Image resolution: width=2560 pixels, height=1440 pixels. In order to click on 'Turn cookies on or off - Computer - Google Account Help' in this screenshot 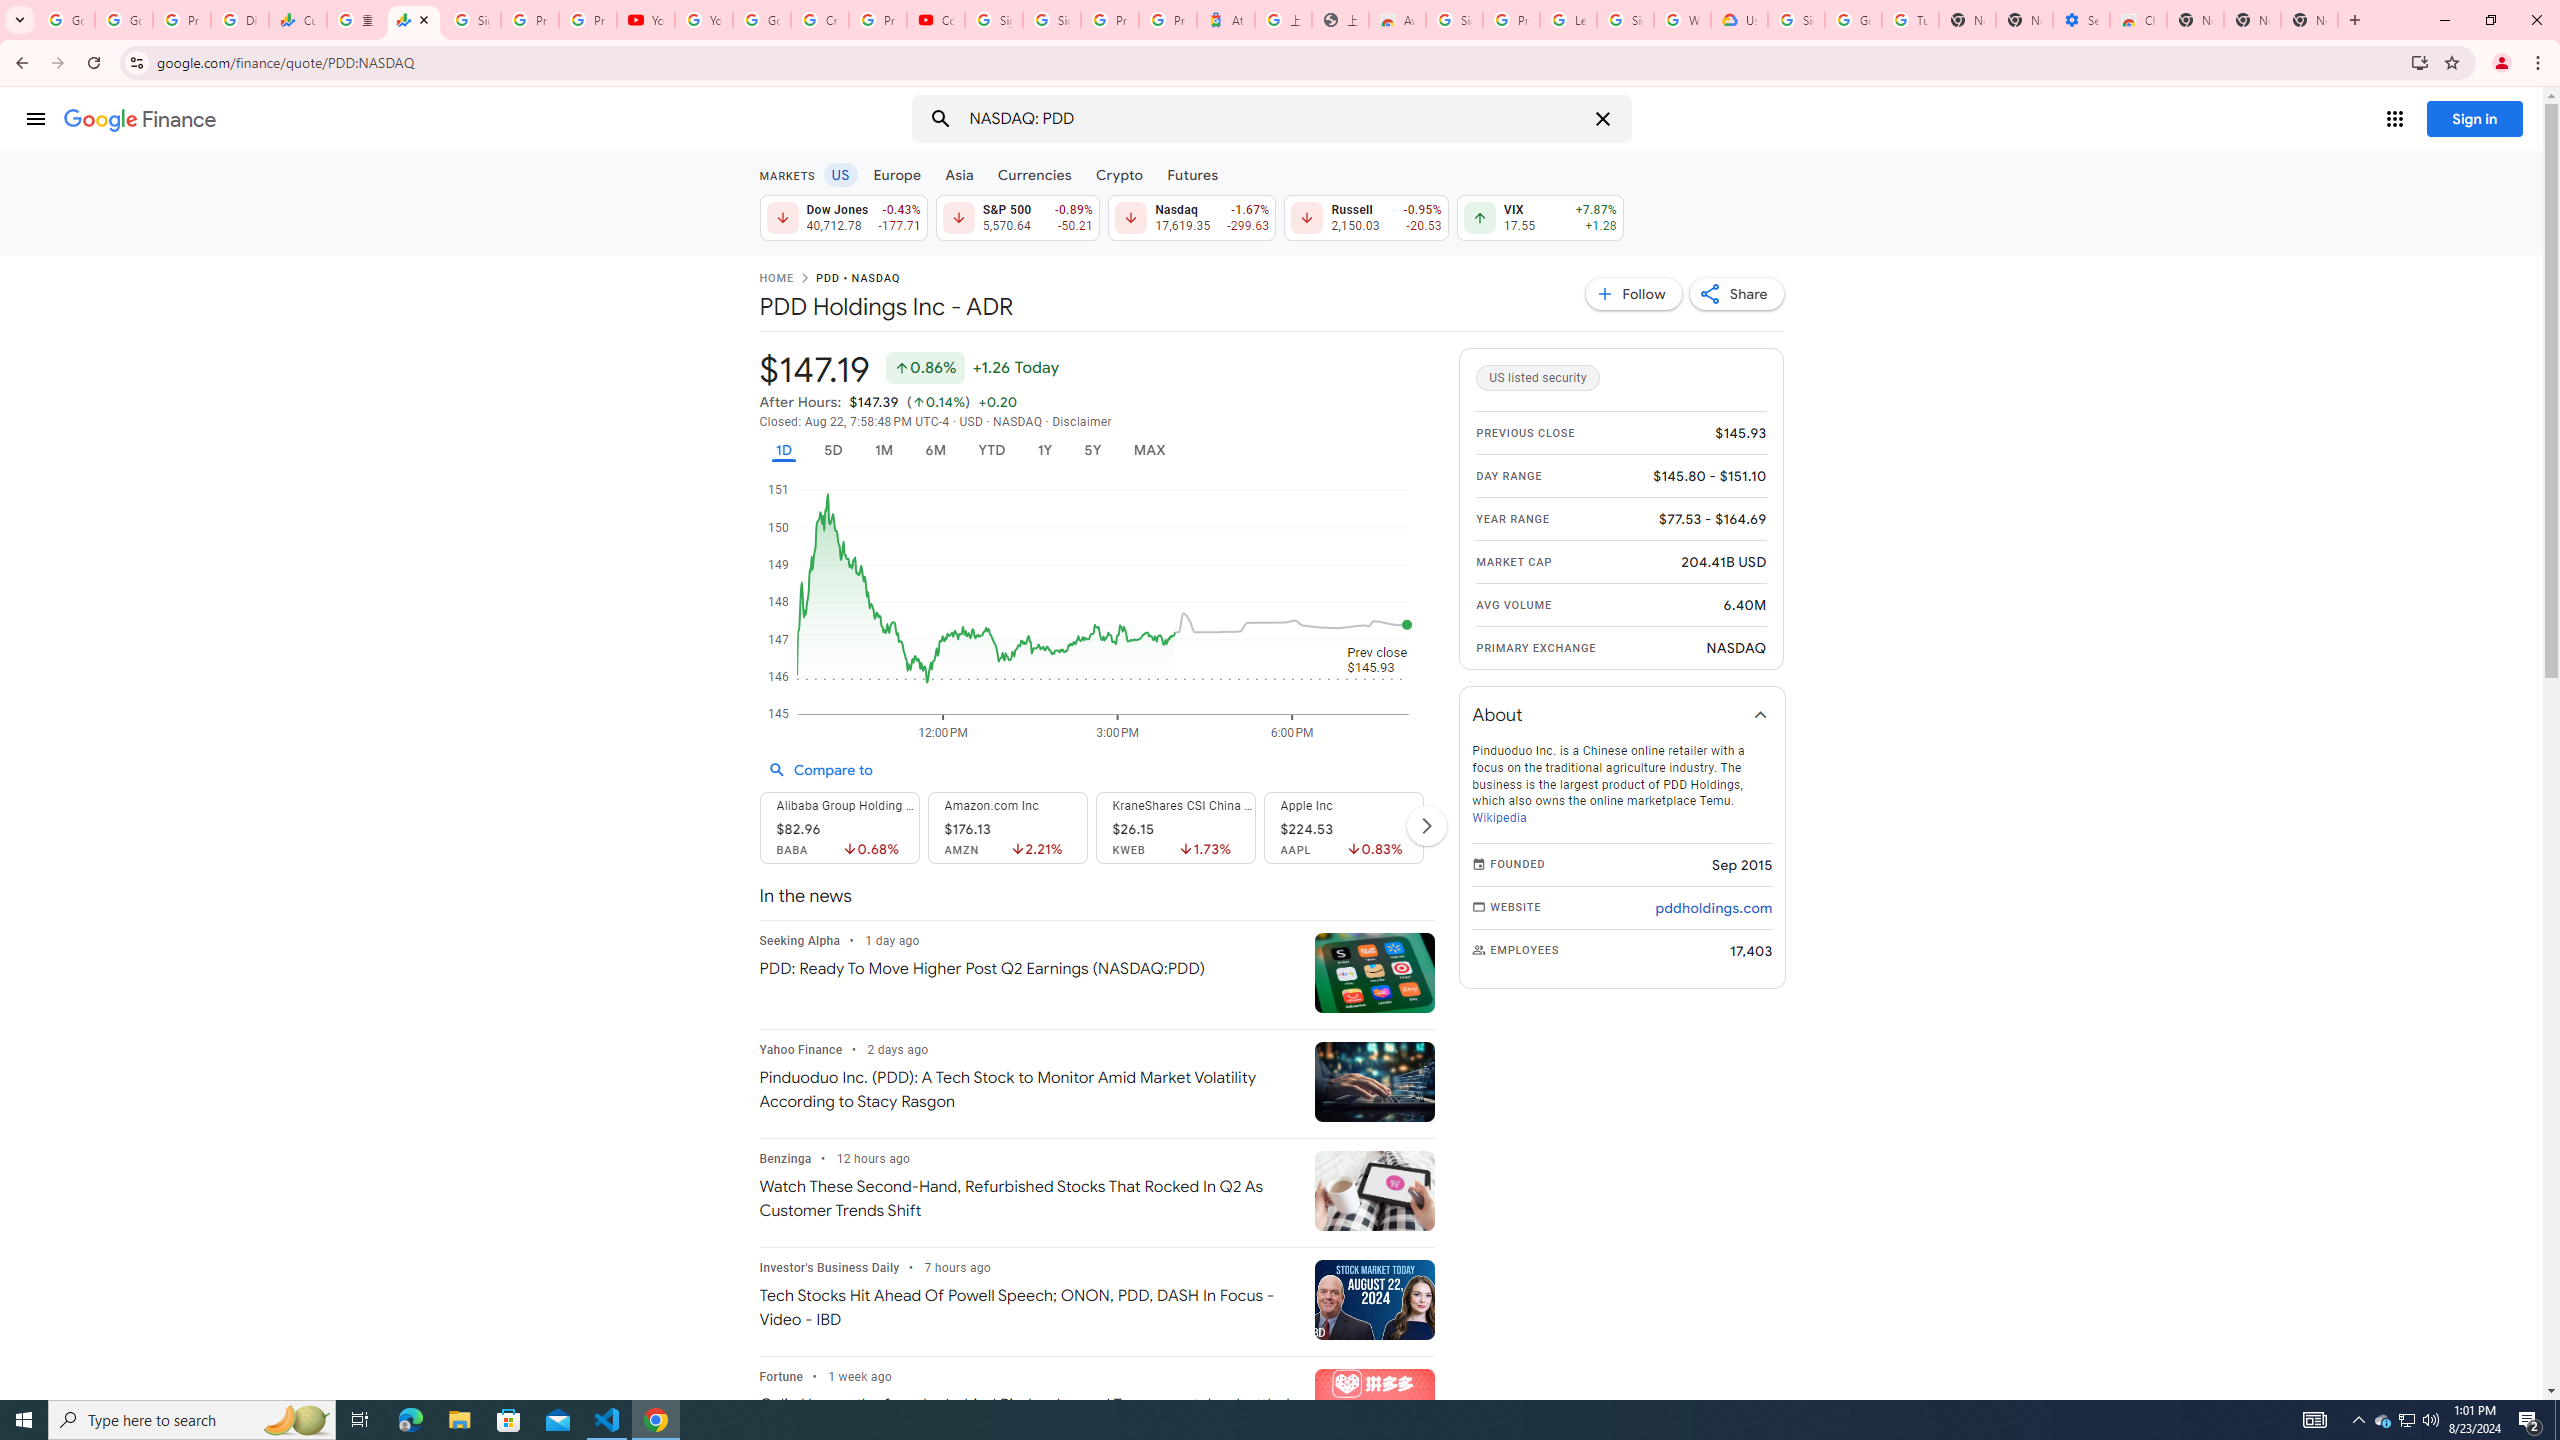, I will do `click(1911, 19)`.